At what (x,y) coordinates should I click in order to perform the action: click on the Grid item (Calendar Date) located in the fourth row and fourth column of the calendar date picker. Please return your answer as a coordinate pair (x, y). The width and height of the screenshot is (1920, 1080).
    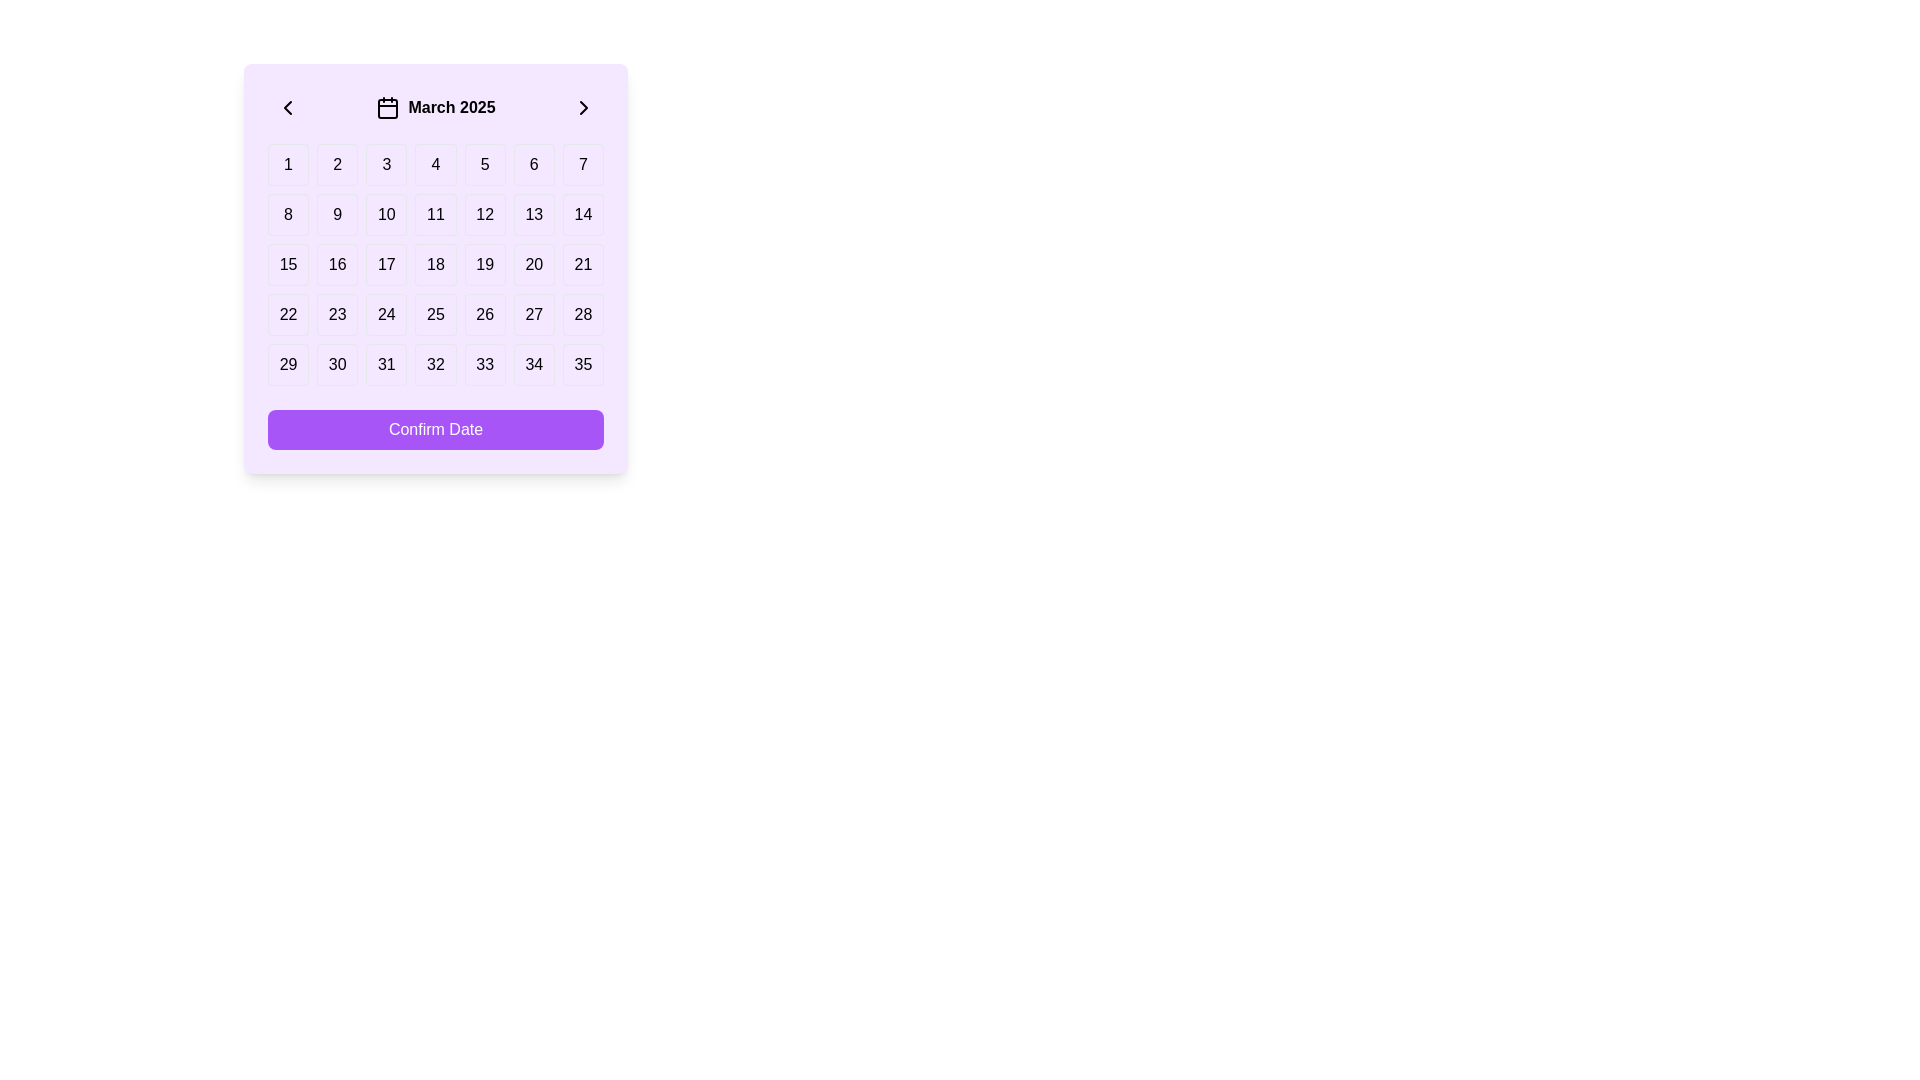
    Looking at the image, I should click on (386, 315).